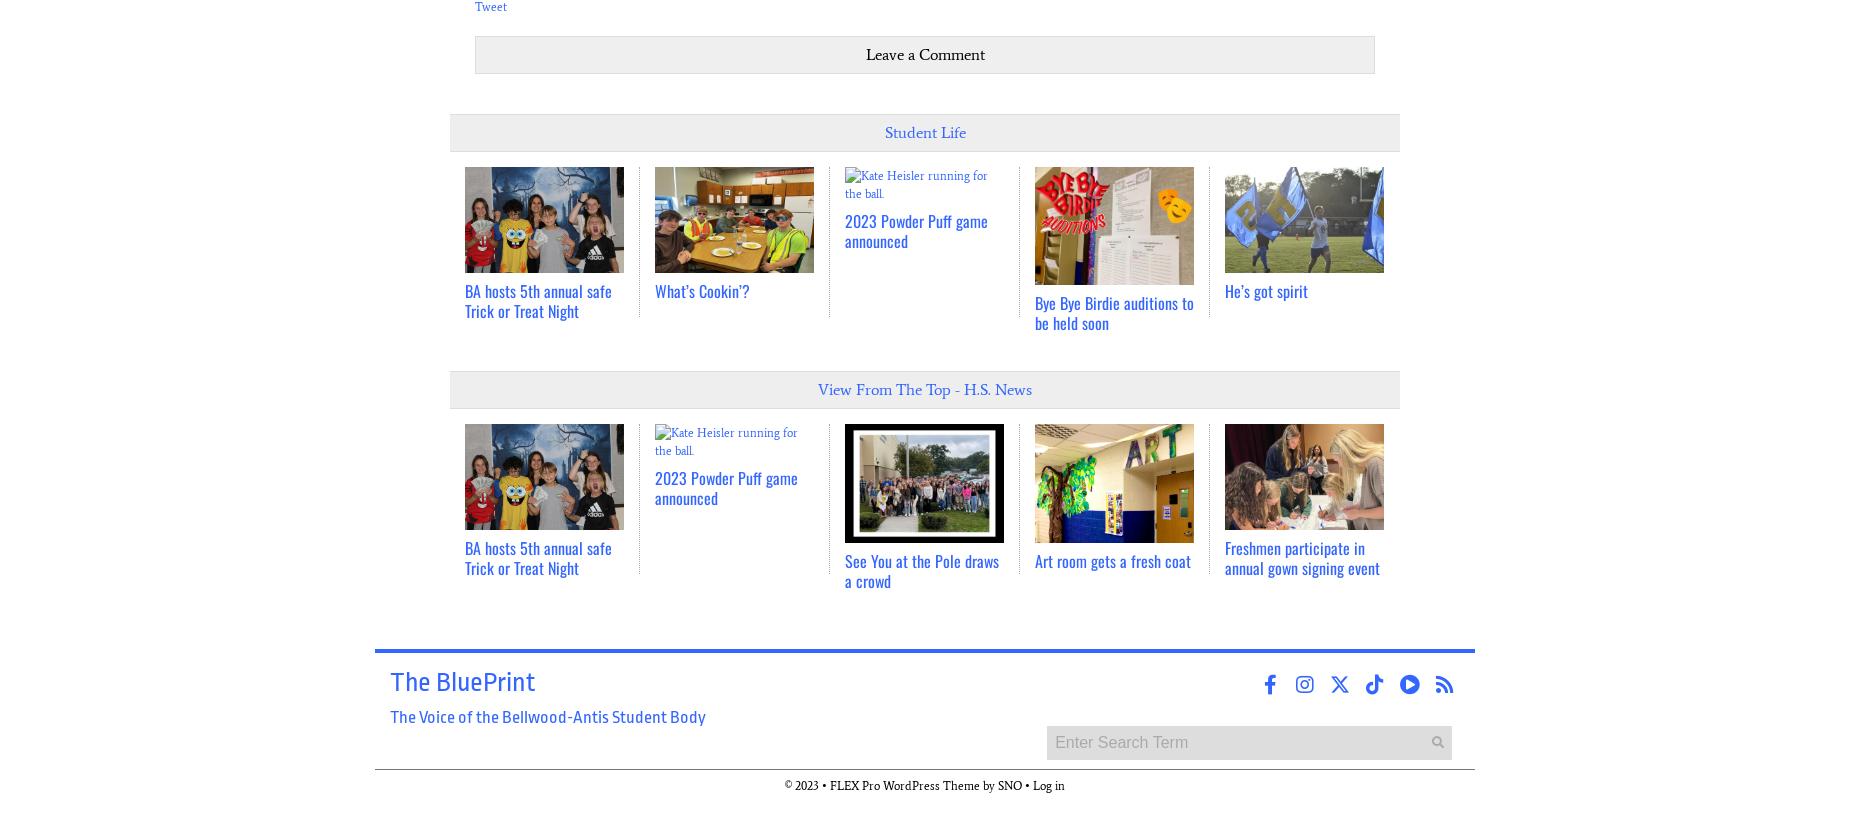  I want to click on 'See You at the Pole draws a crowd', so click(922, 570).